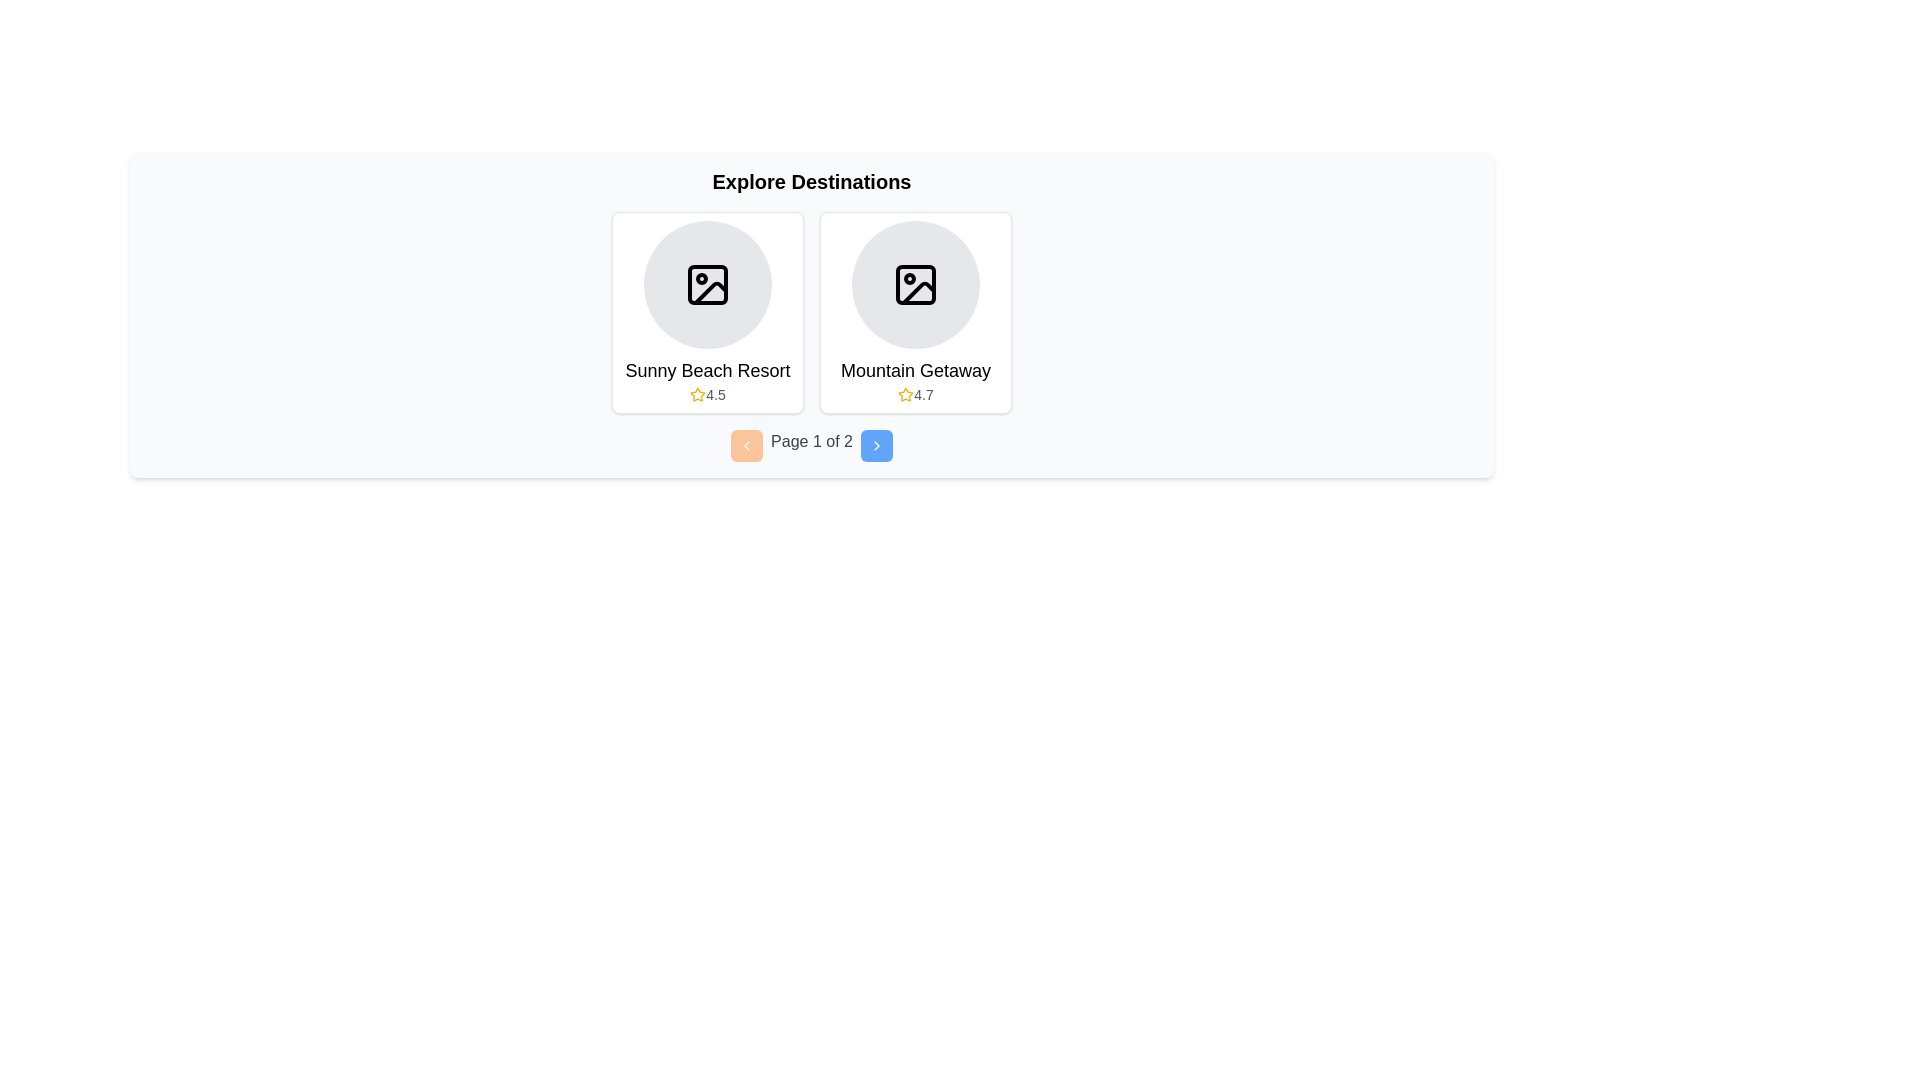  I want to click on the graphic icon representing the 'Mountain Getaway' destination, which features a rectangular border enclosing a circular and triangular shape in a monochromatic style, so click(915, 285).